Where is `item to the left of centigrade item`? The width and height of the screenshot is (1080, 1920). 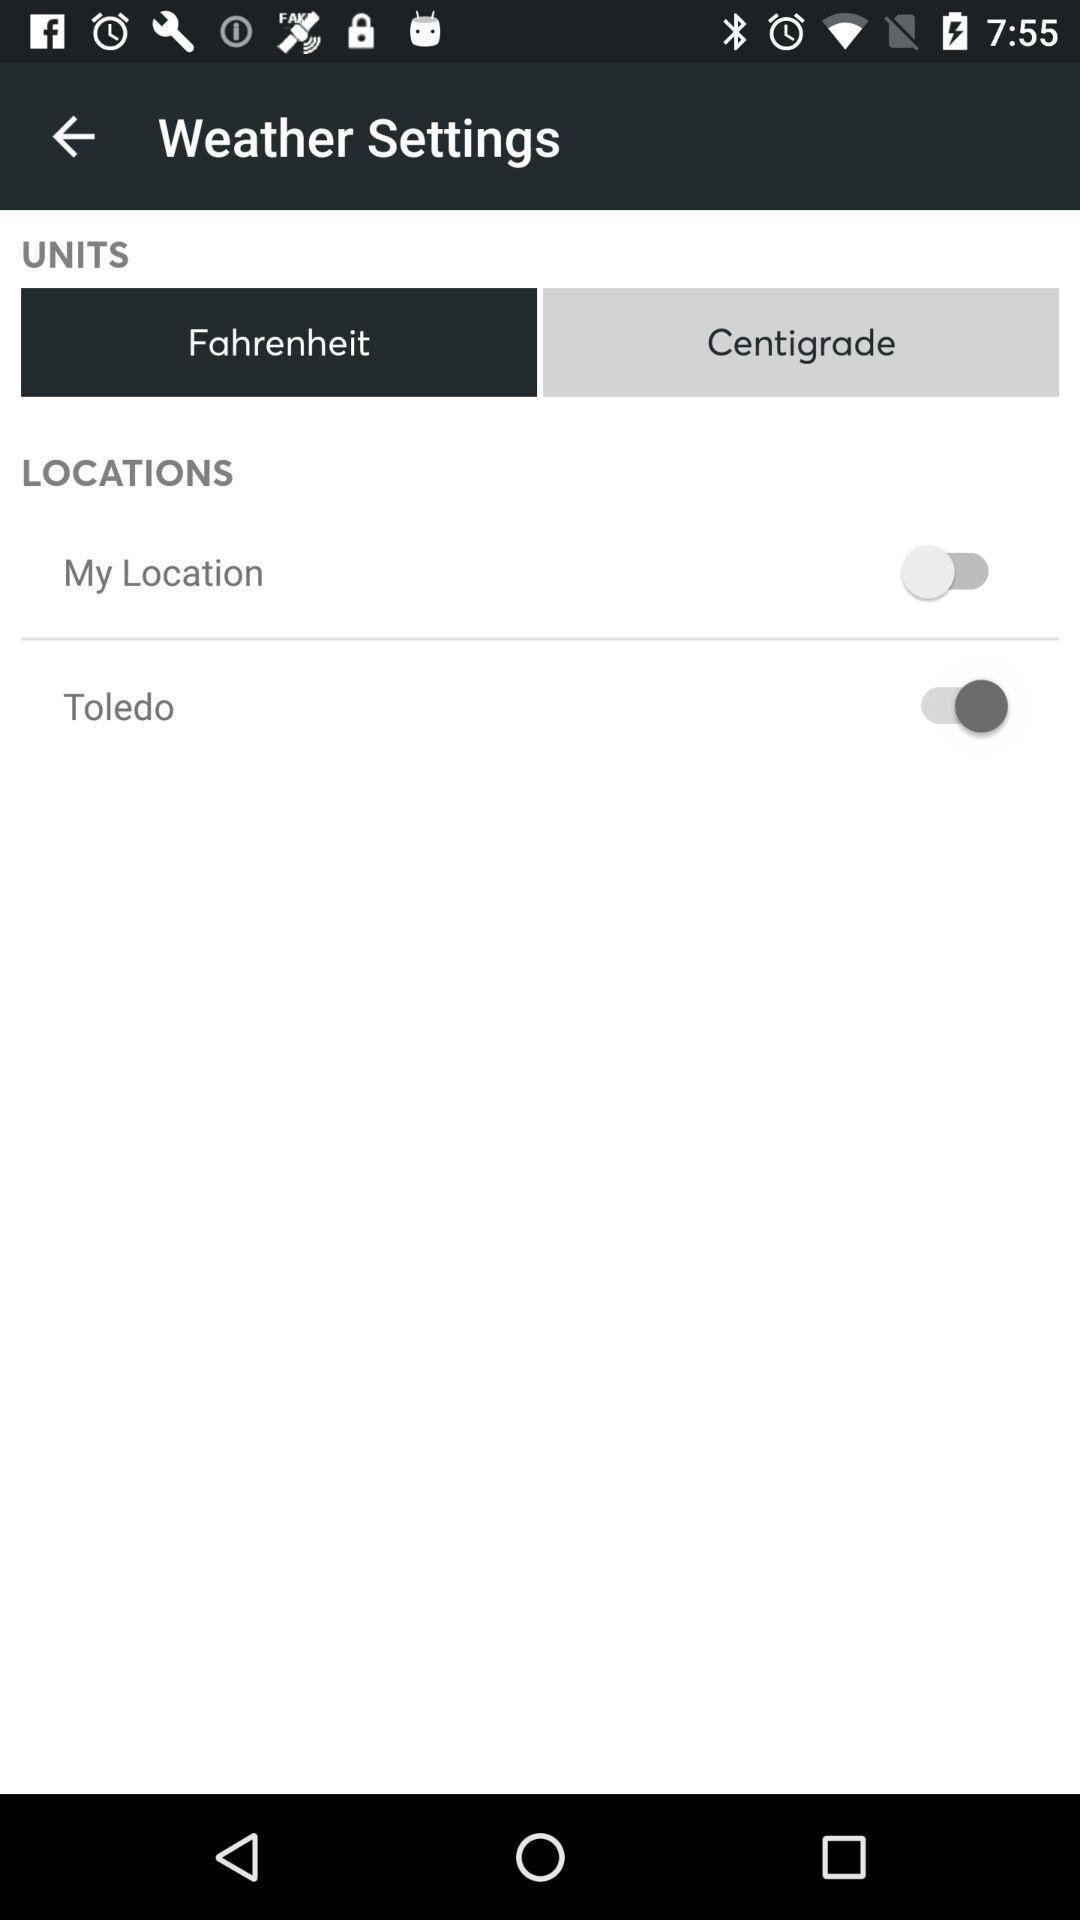
item to the left of centigrade item is located at coordinates (278, 342).